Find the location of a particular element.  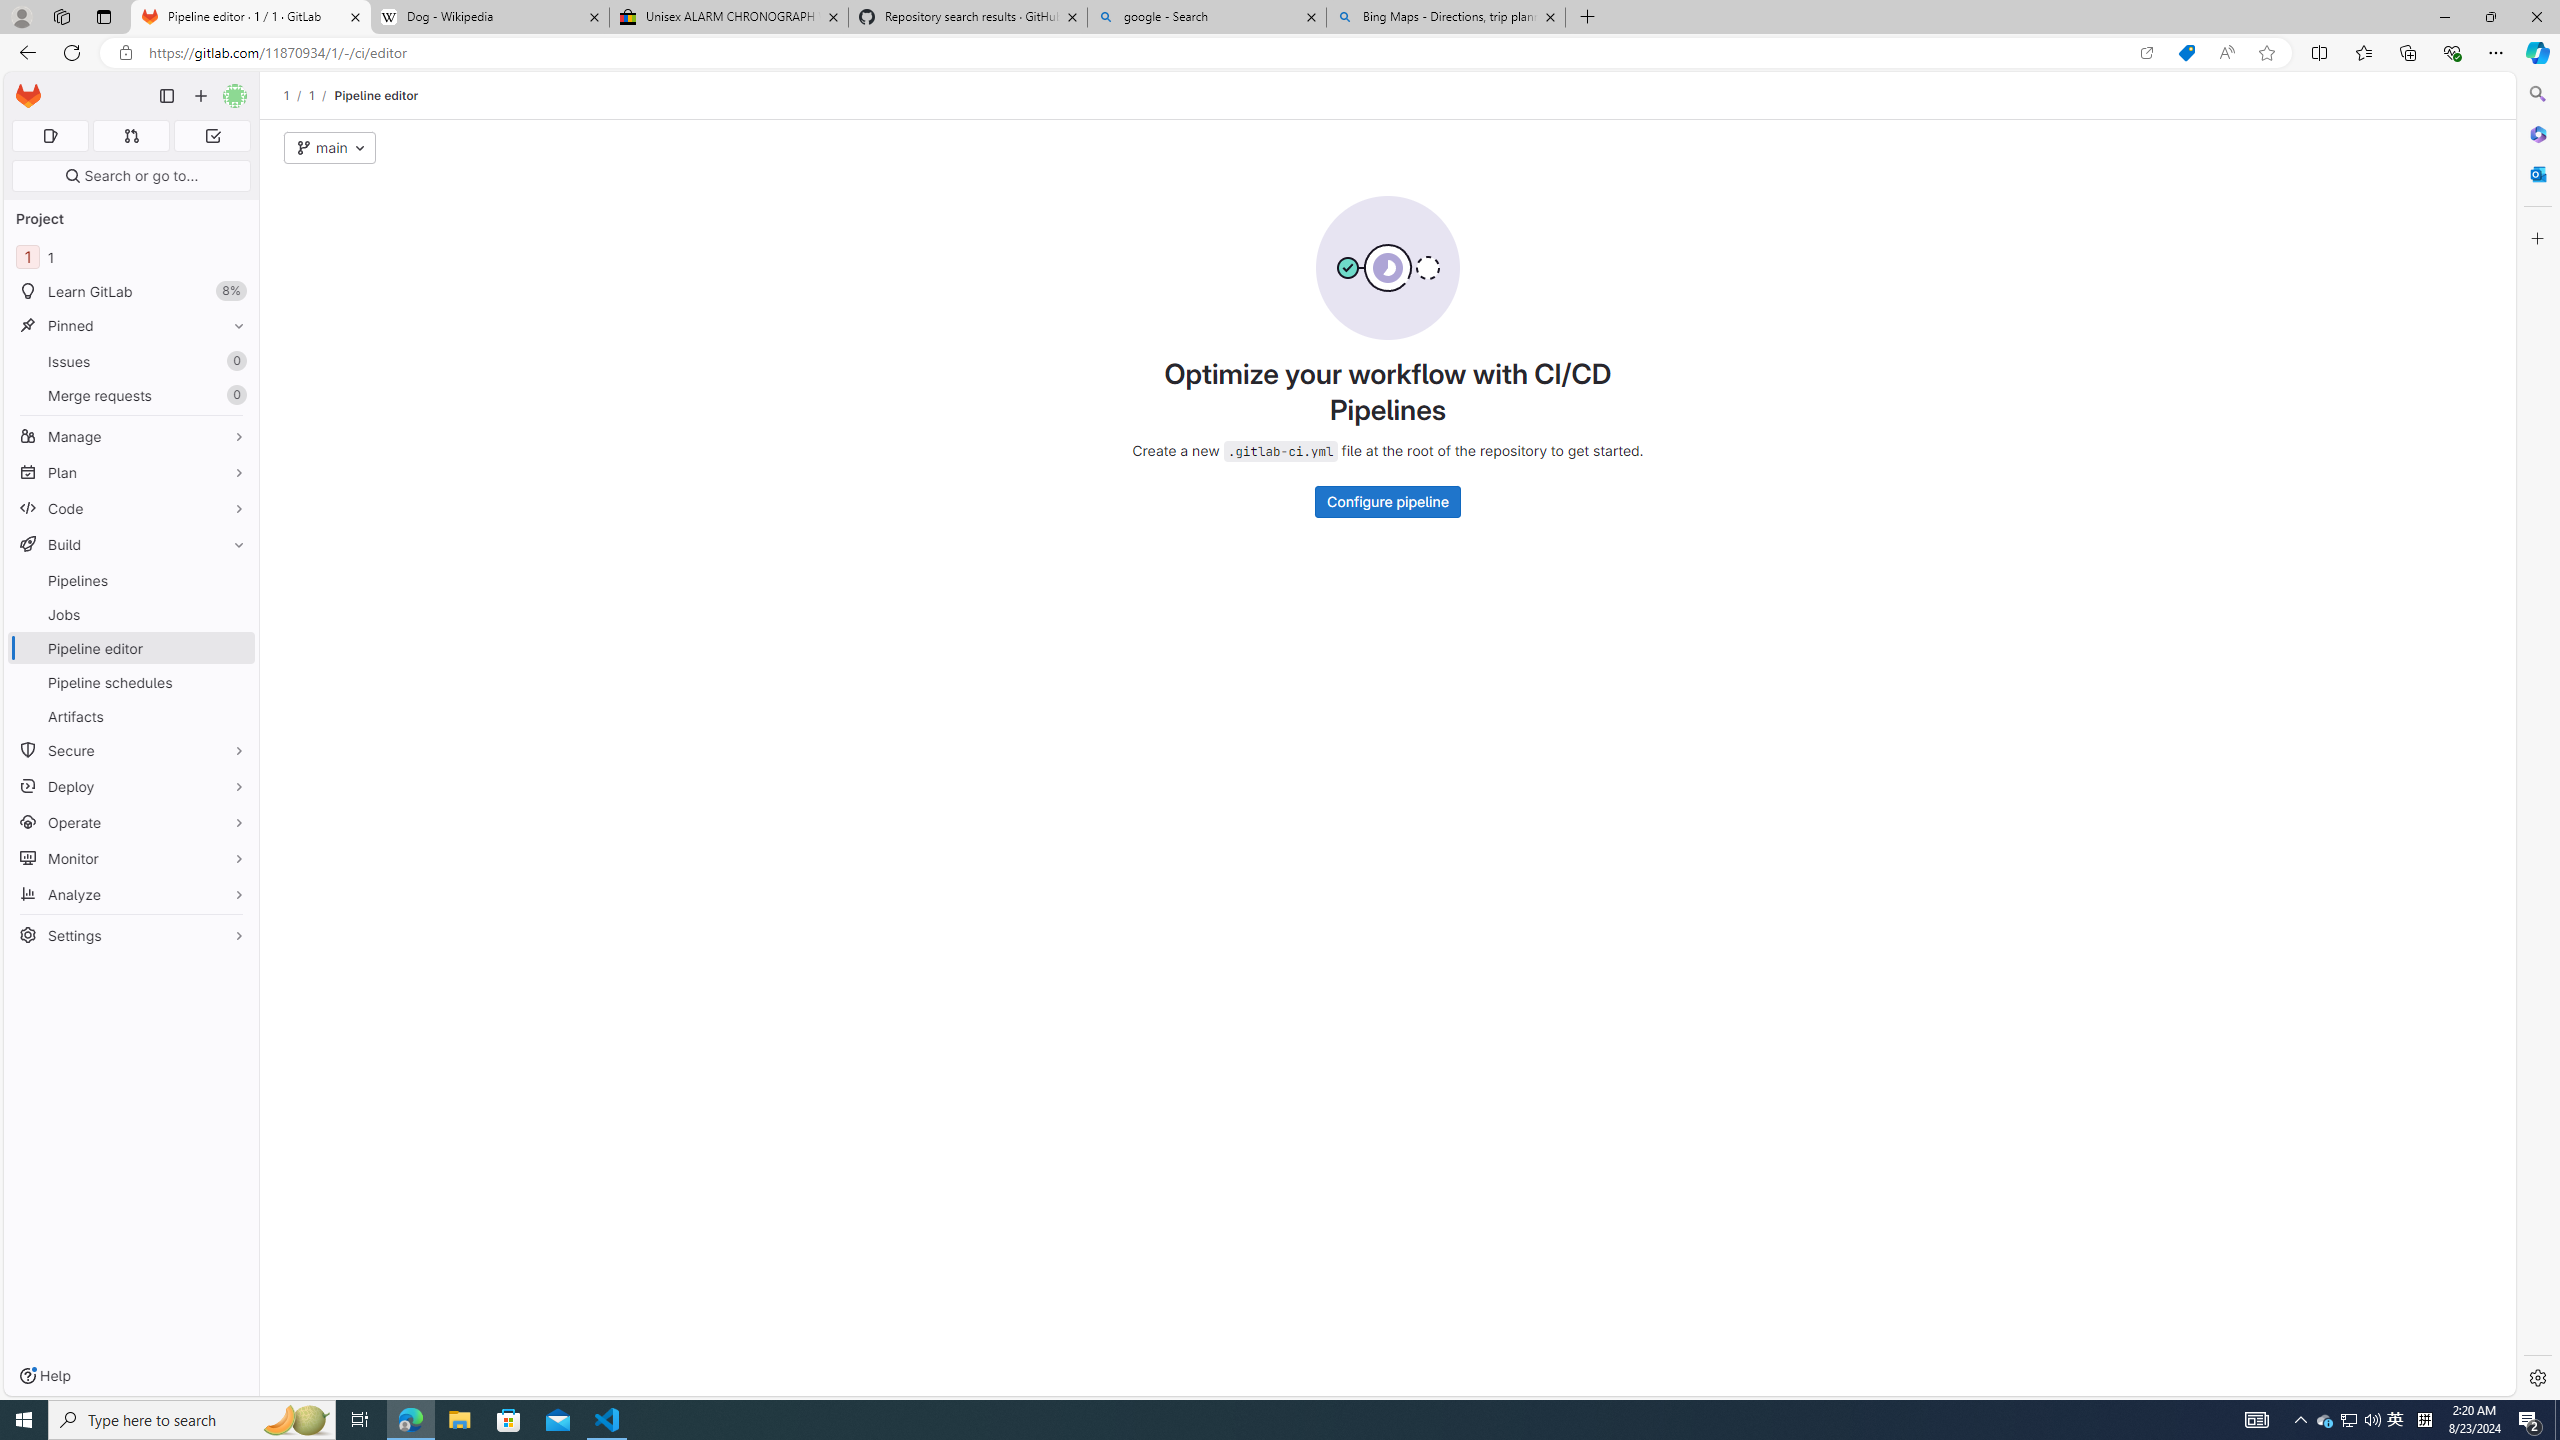

'Unpin Merge requests' is located at coordinates (233, 394).